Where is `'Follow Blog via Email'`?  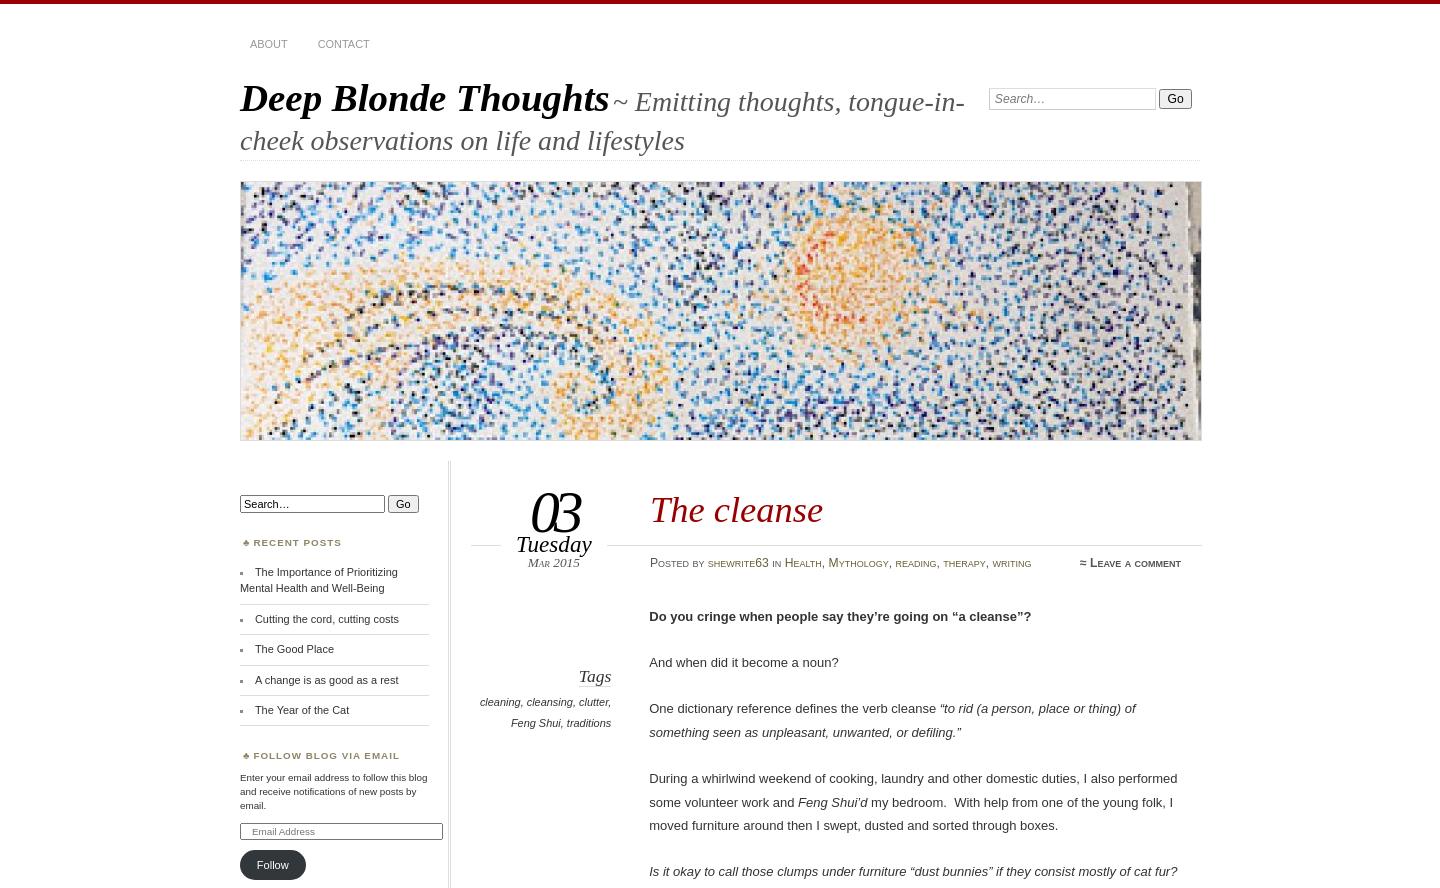 'Follow Blog via Email' is located at coordinates (252, 754).